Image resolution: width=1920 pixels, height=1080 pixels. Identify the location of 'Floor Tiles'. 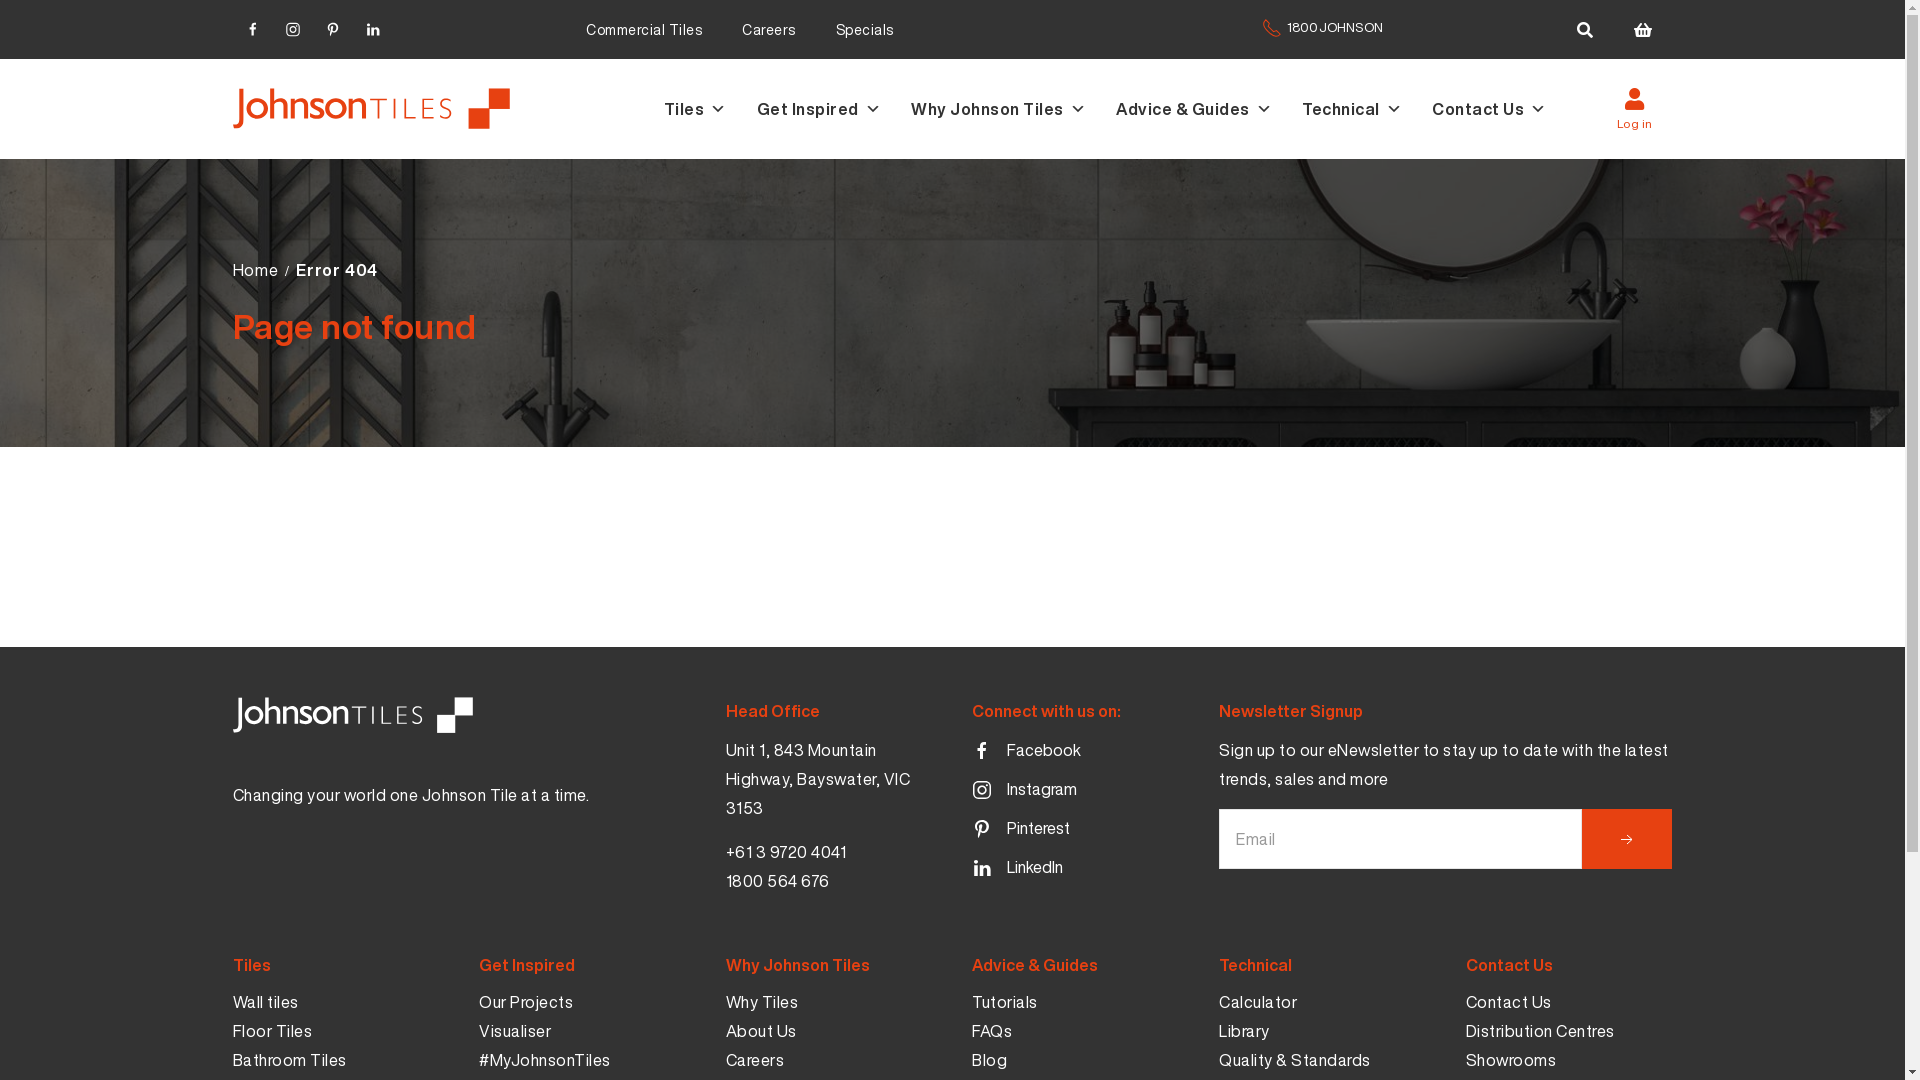
(271, 1031).